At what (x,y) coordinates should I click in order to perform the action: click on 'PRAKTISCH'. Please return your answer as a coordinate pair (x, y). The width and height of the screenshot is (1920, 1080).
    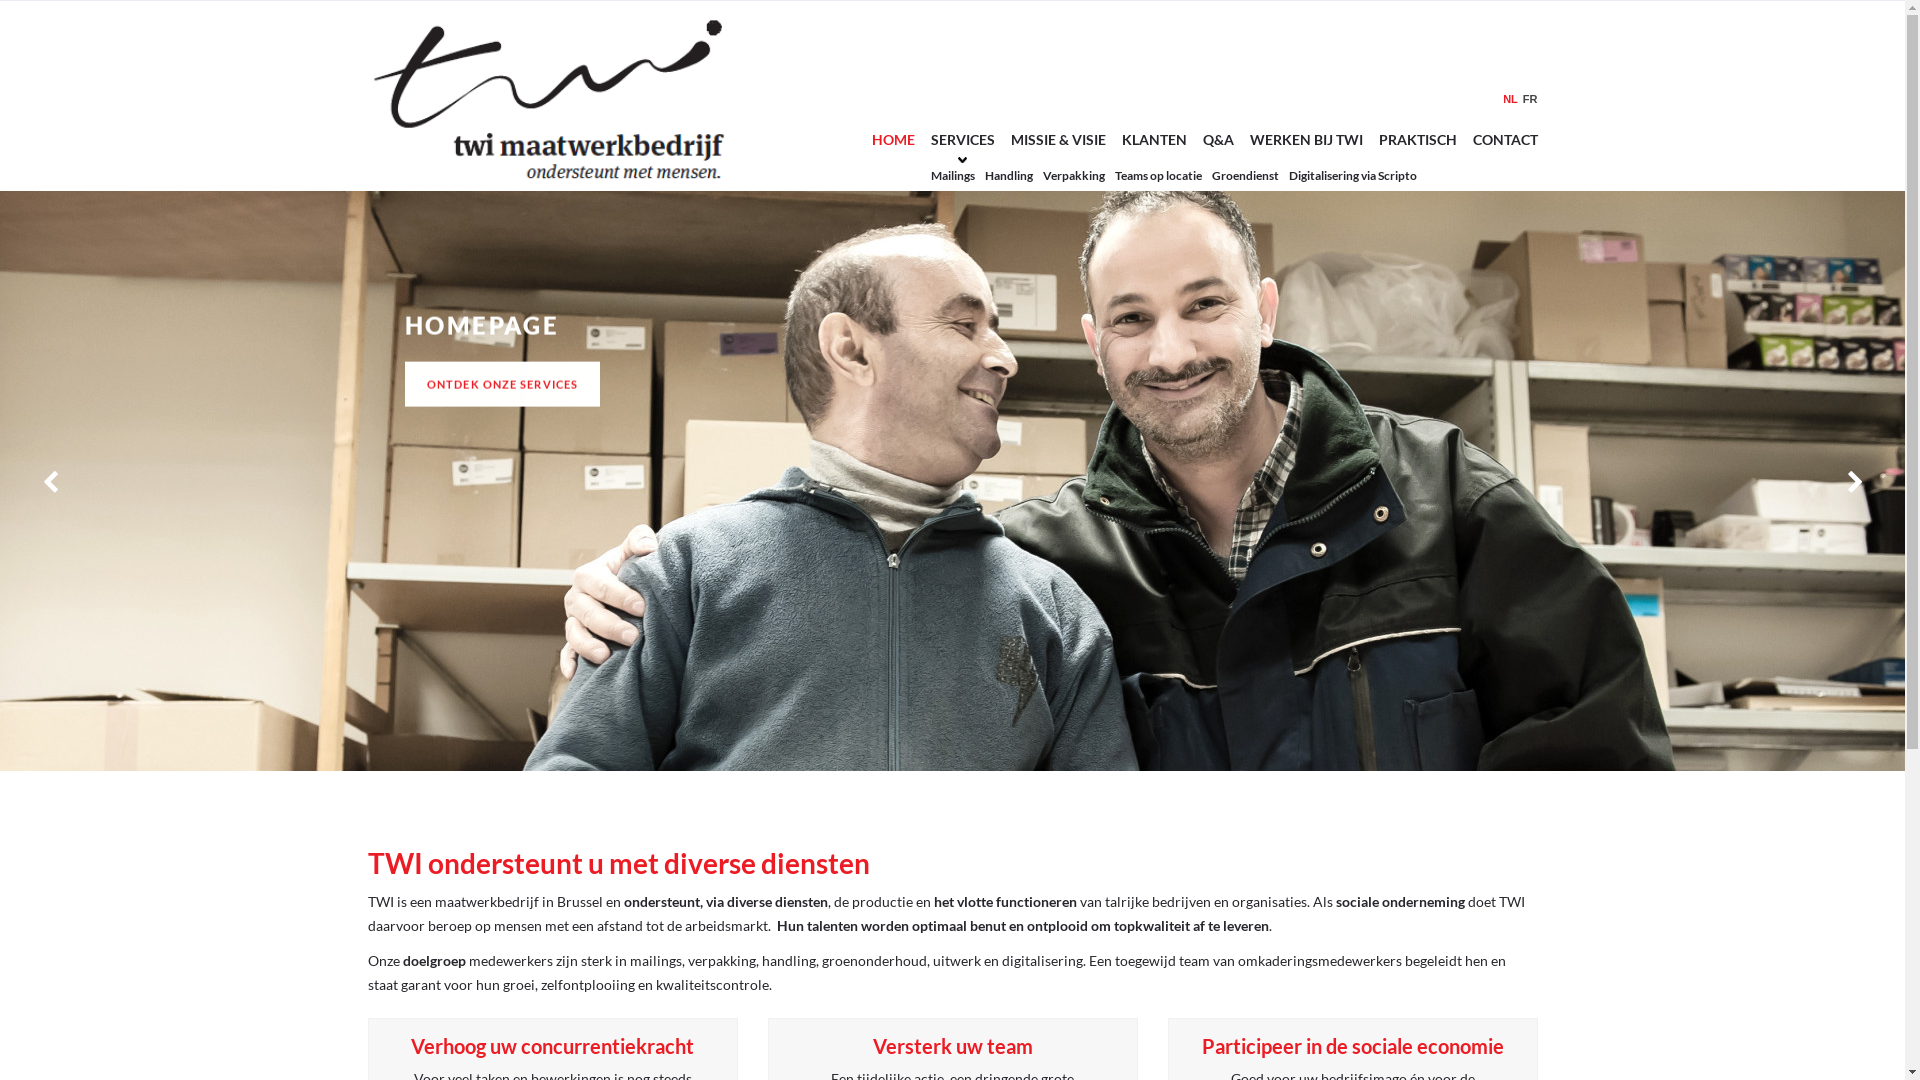
    Looking at the image, I should click on (1376, 139).